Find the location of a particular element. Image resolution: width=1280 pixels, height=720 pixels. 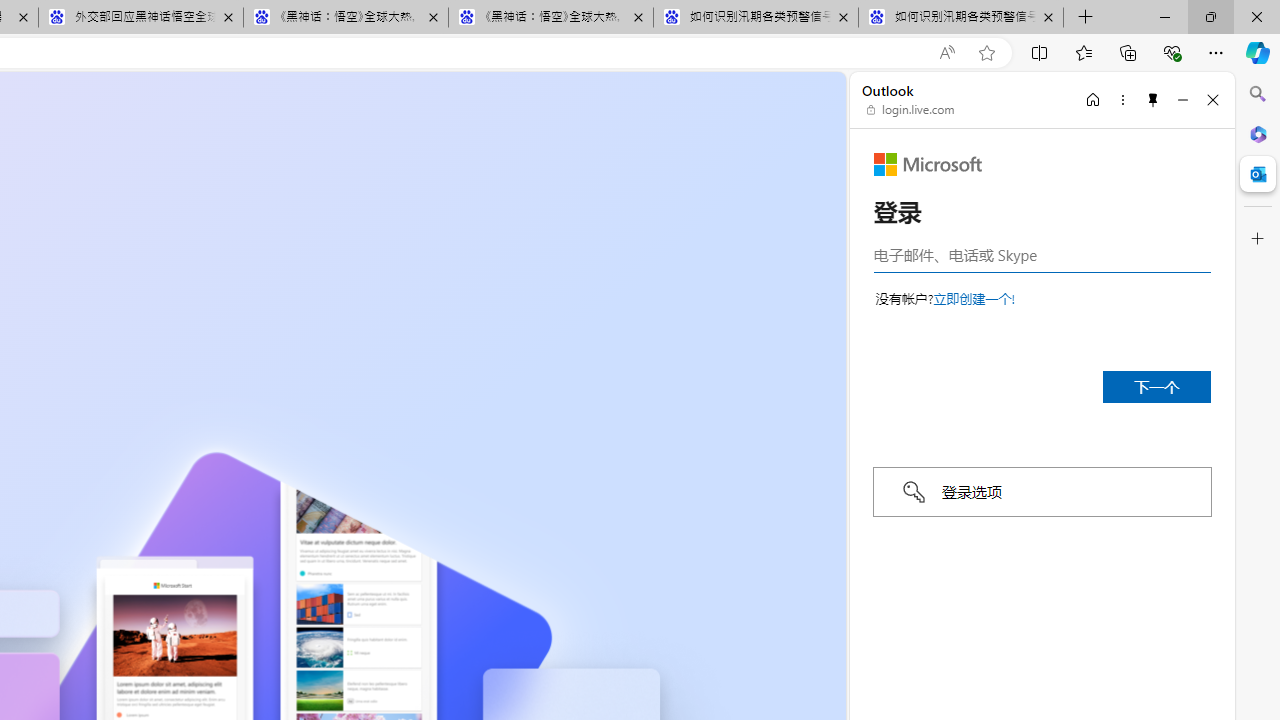

'login.live.com' is located at coordinates (910, 110).